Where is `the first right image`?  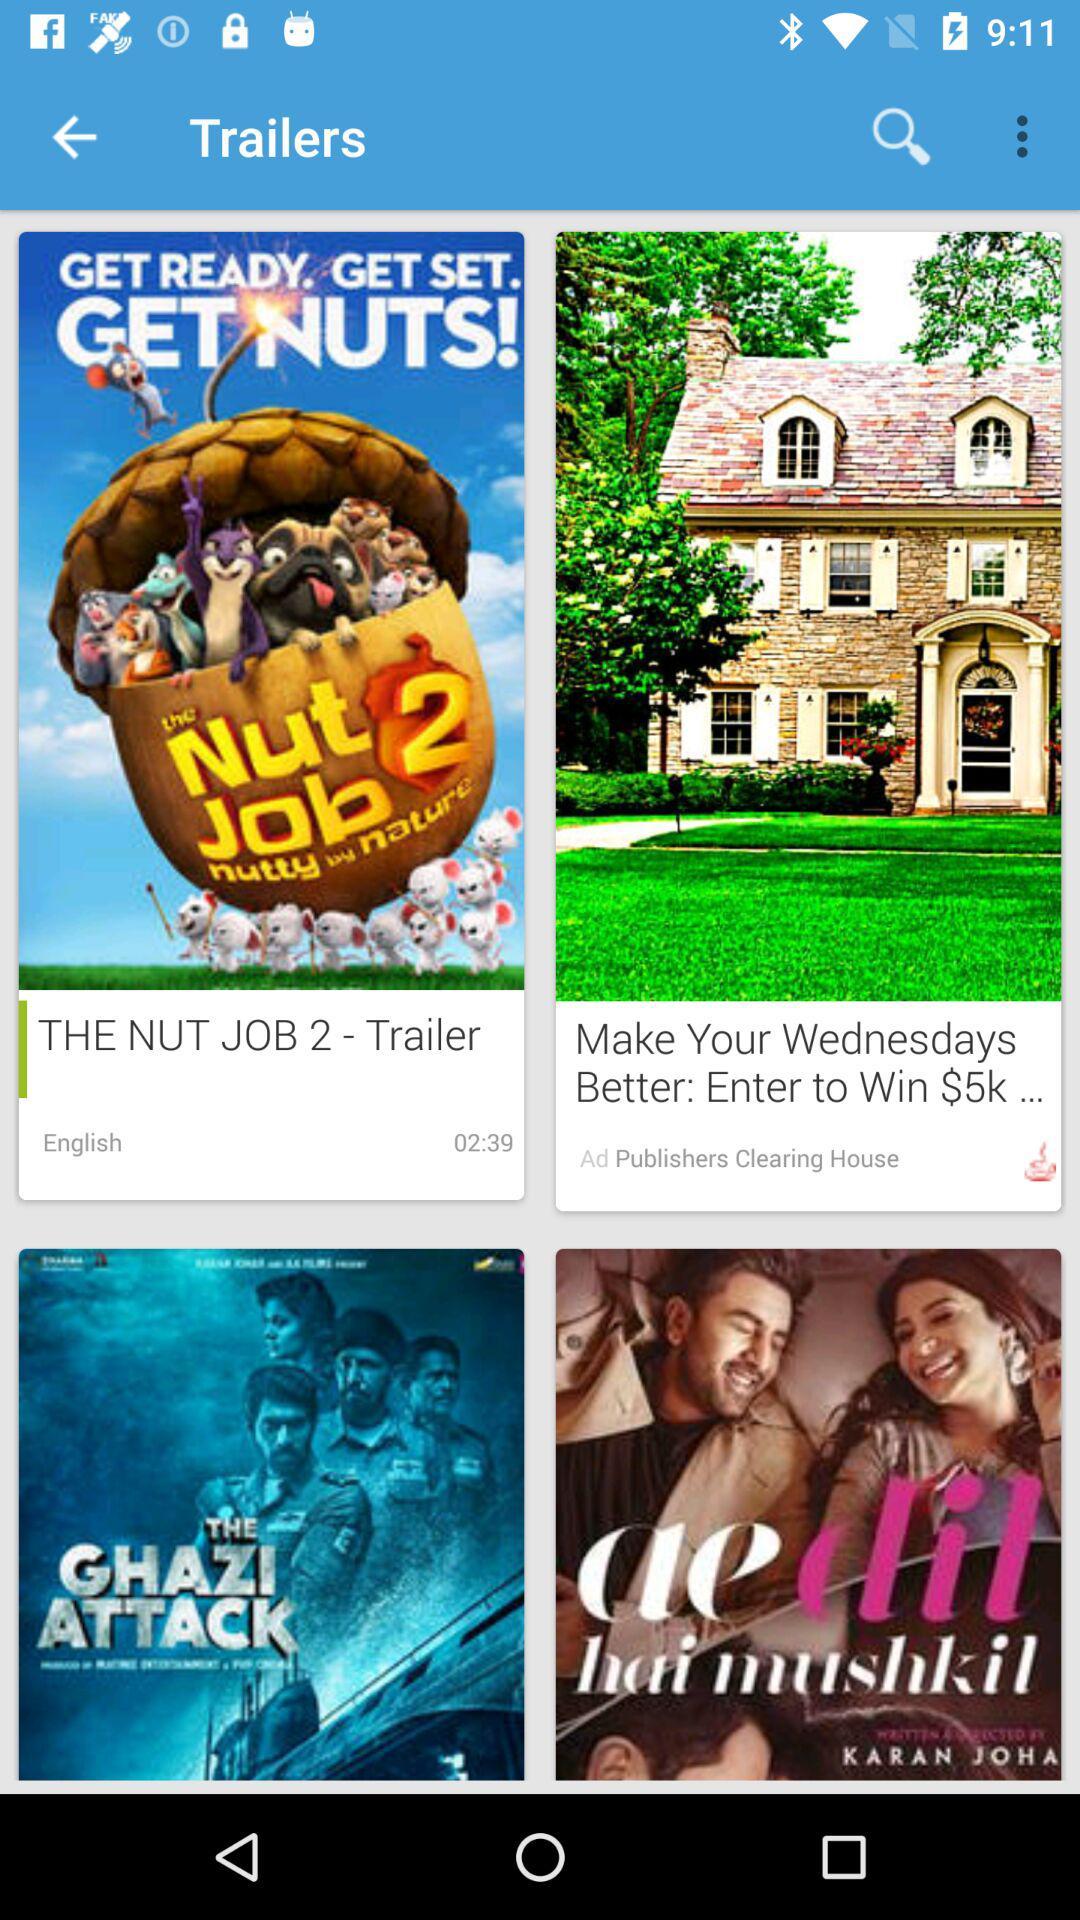 the first right image is located at coordinates (807, 615).